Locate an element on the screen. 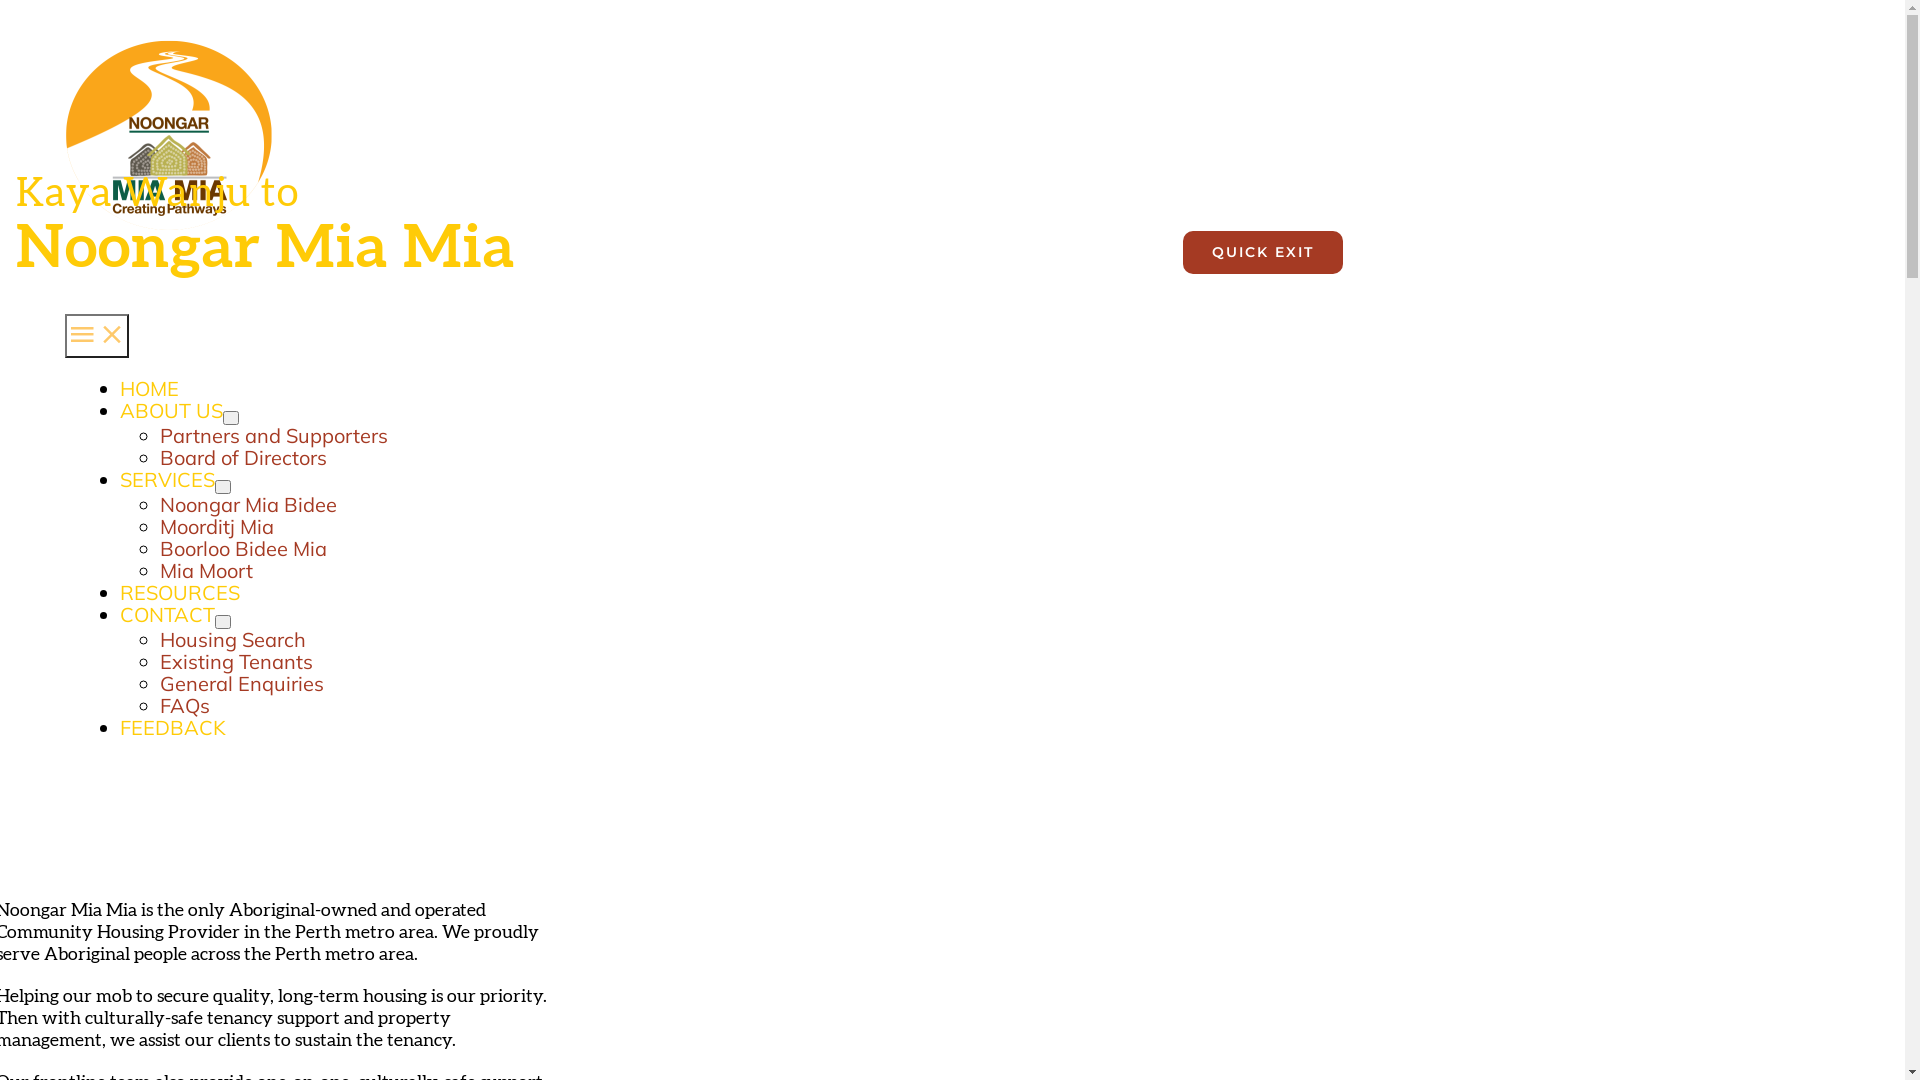 This screenshot has width=1920, height=1080. 'Noongar Mia Bidee' is located at coordinates (158, 503).